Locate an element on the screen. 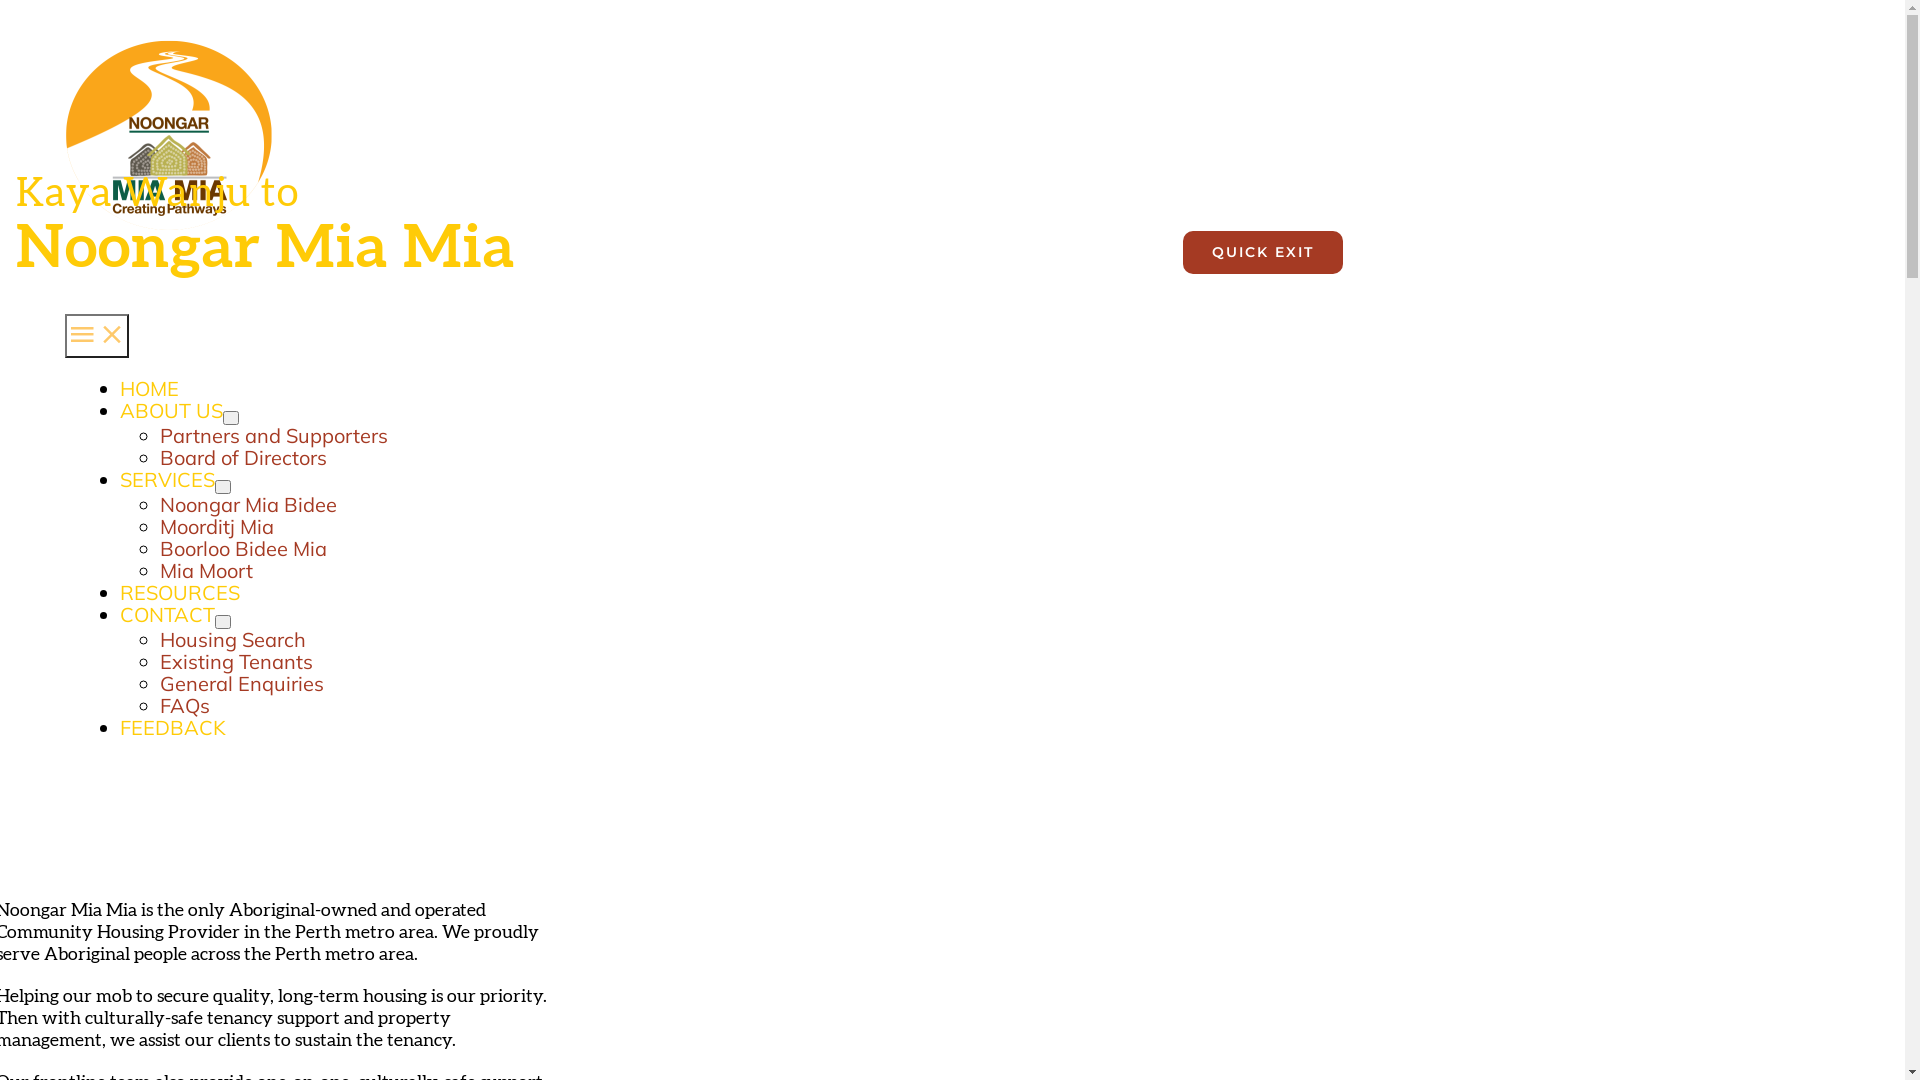 This screenshot has width=1920, height=1080. 'Noongar Mia Bidee' is located at coordinates (158, 503).